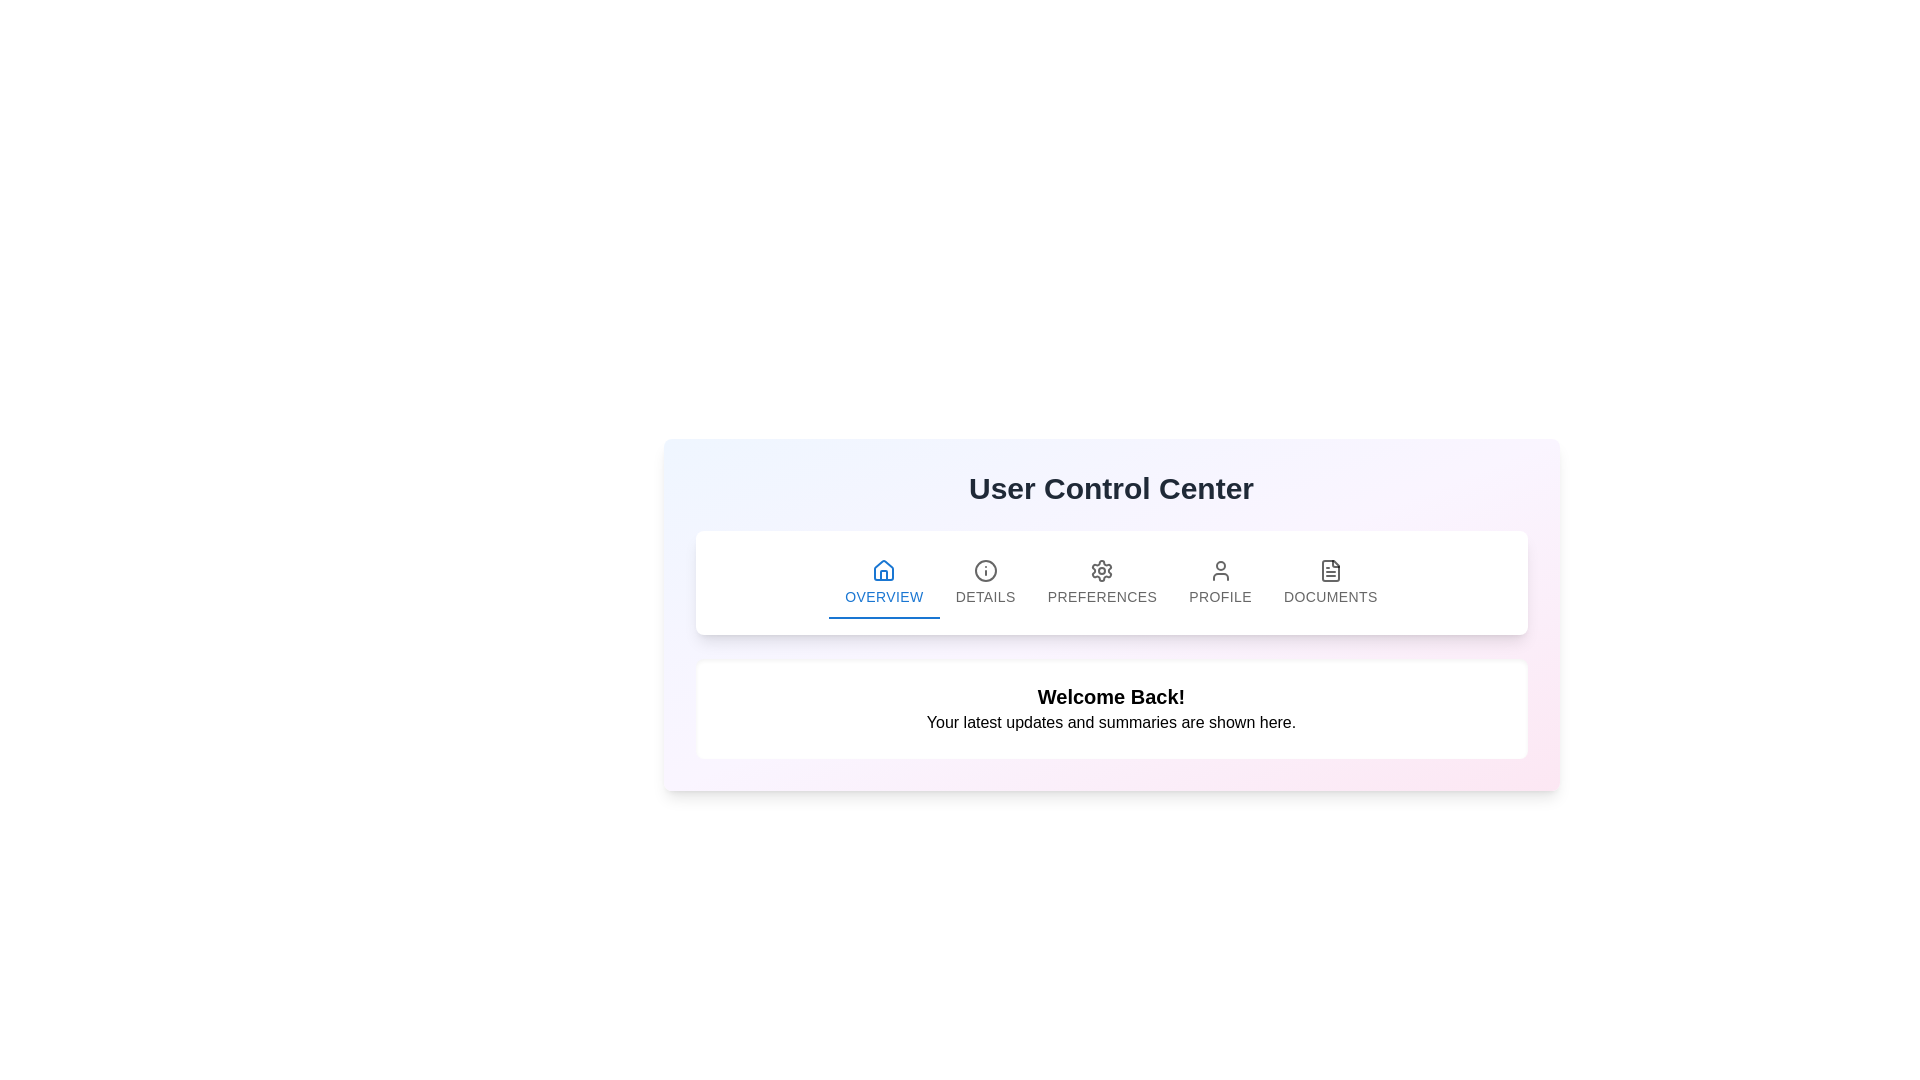  I want to click on the house-shaped icon located above the 'Overview' tab label to navigate to the Overview section, so click(883, 571).